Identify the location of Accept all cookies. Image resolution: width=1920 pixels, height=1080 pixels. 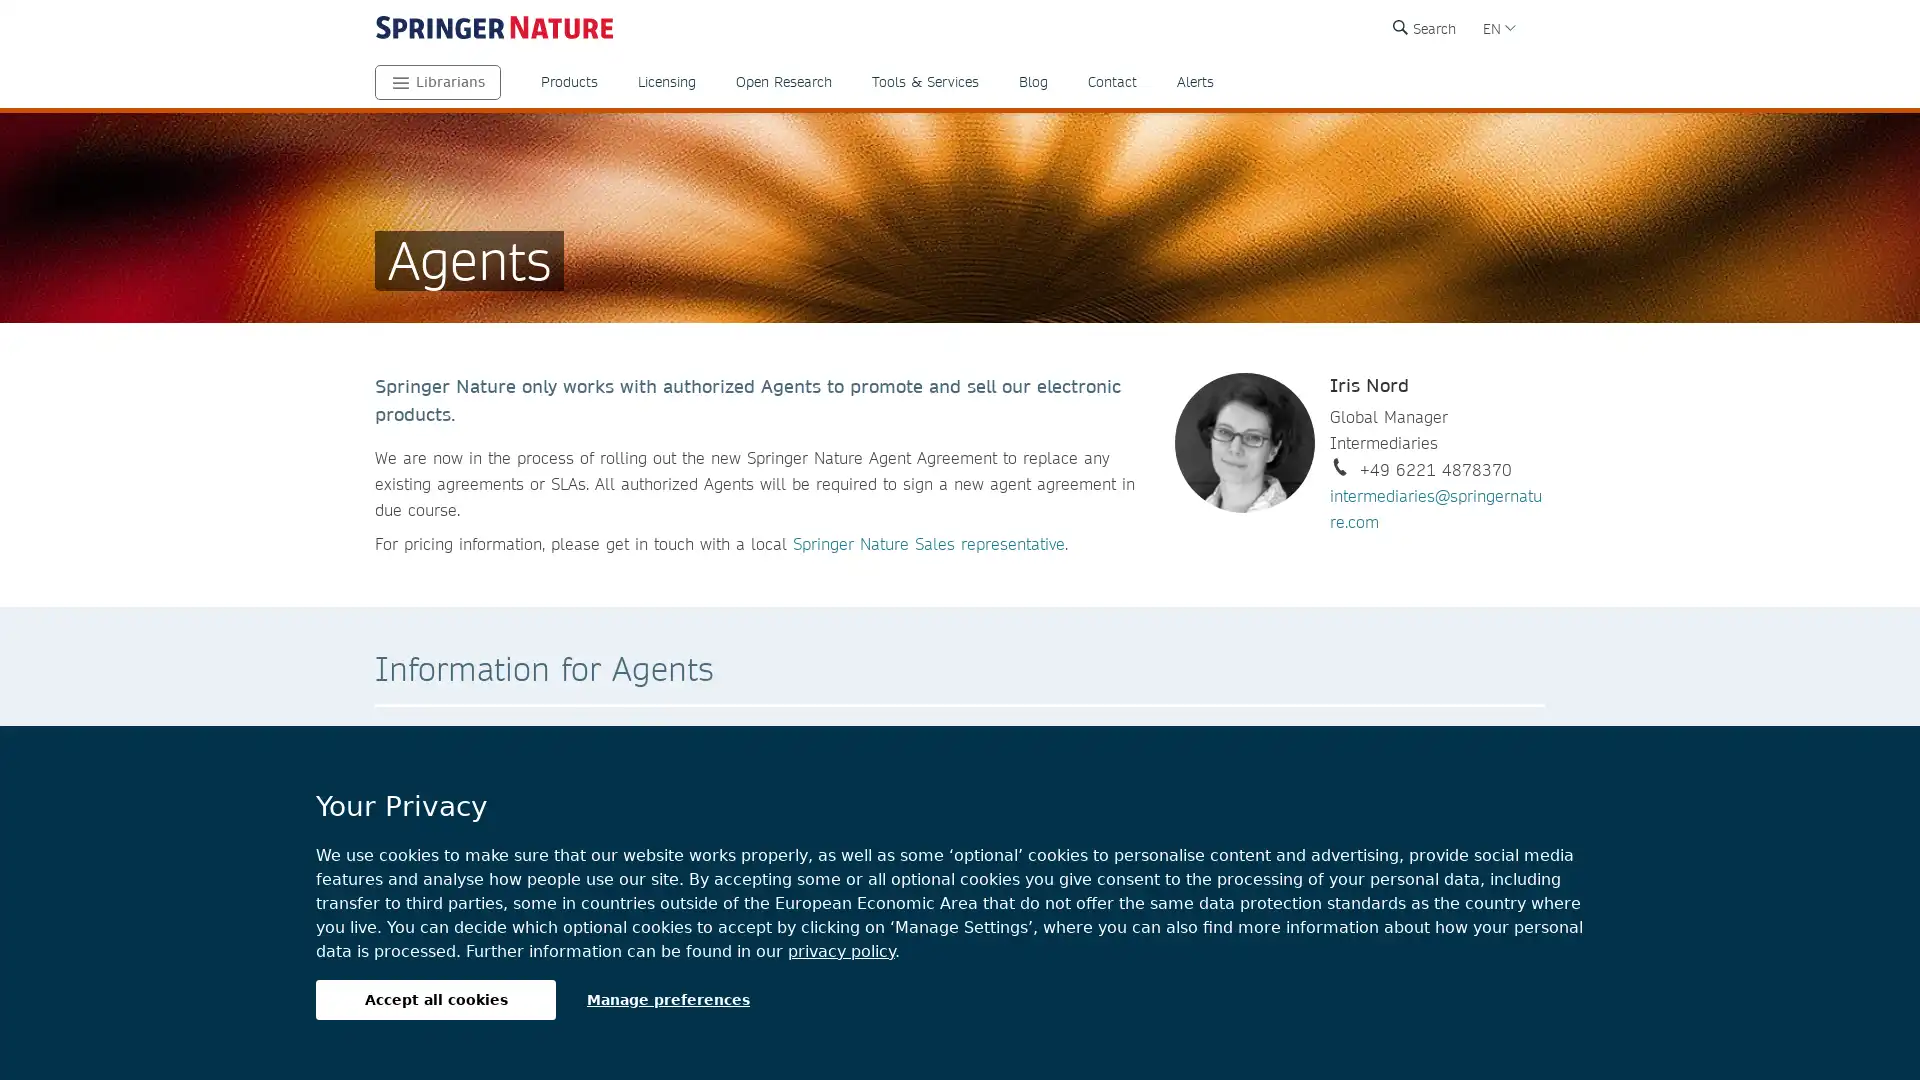
(435, 999).